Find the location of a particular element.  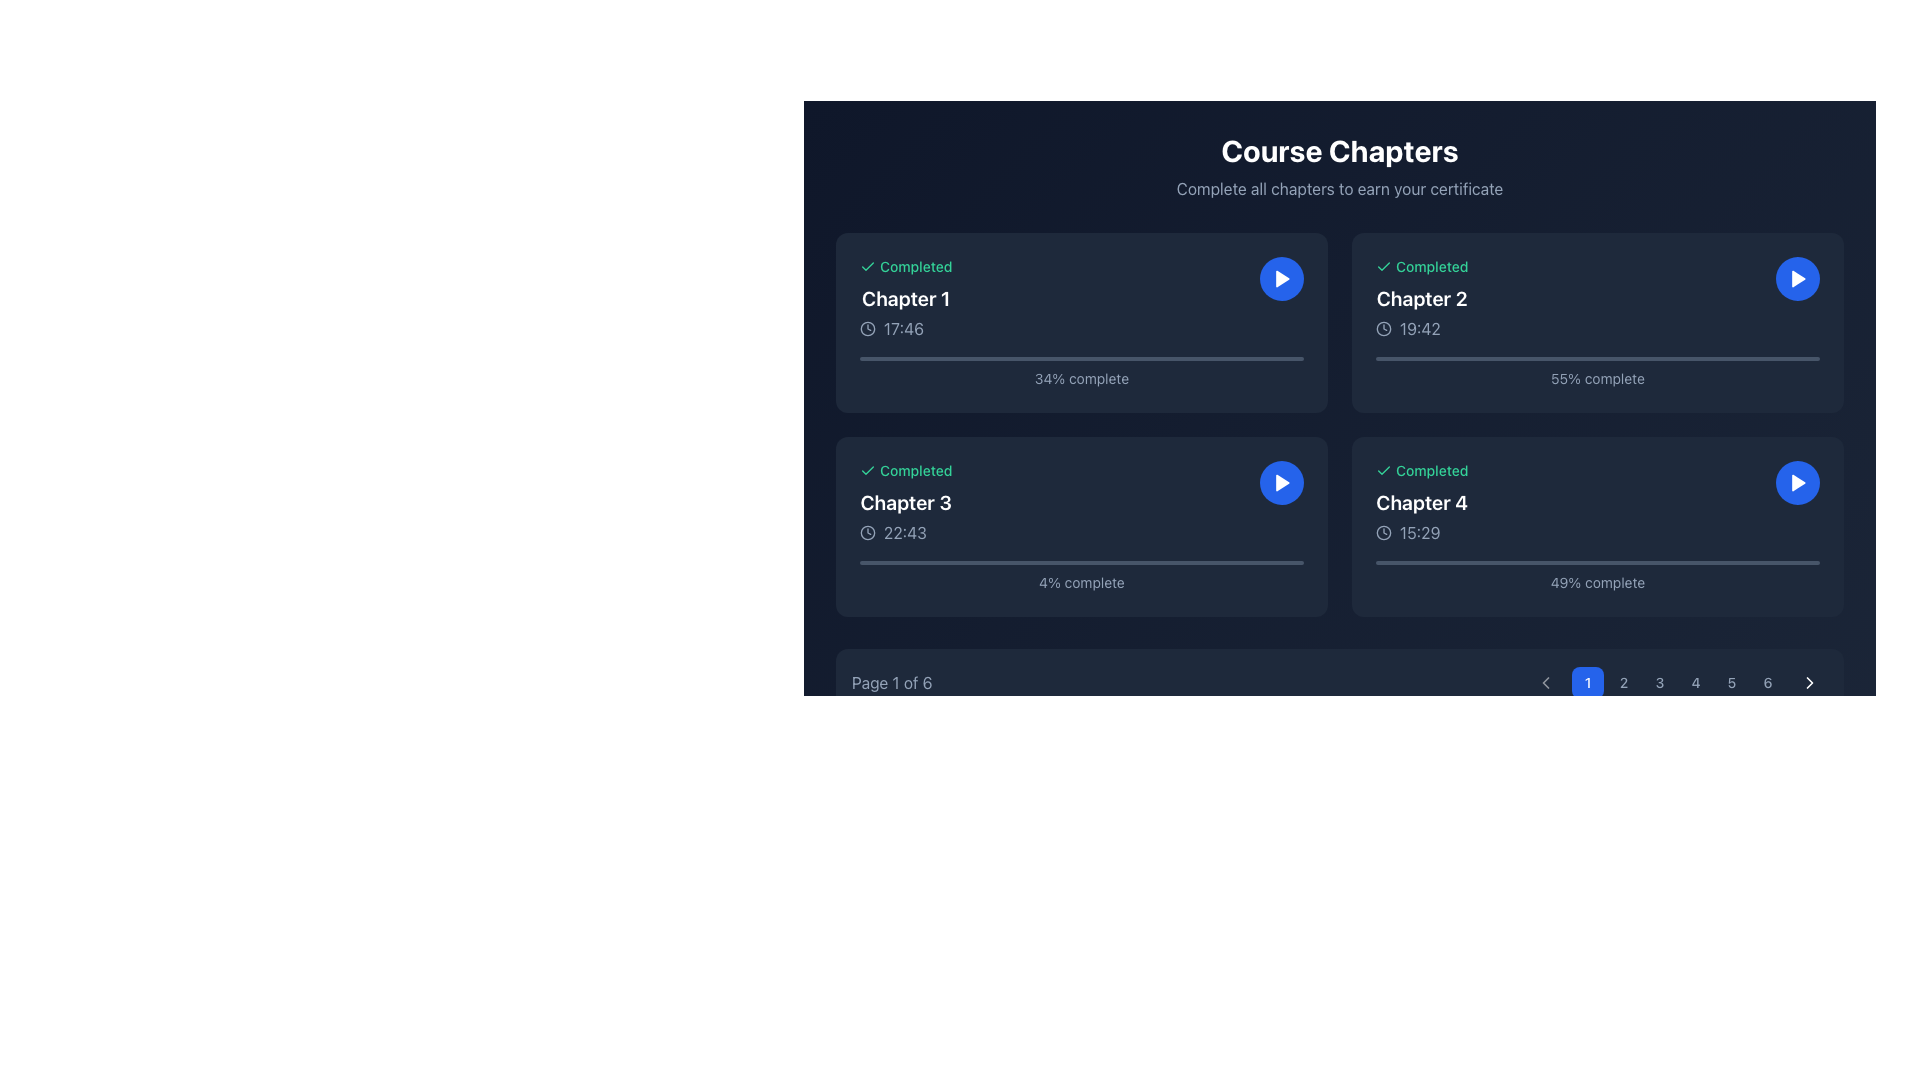

completion status, title, and timestamp of the first chapter card located at the upper left corner of the grid of chapter cards is located at coordinates (1080, 299).